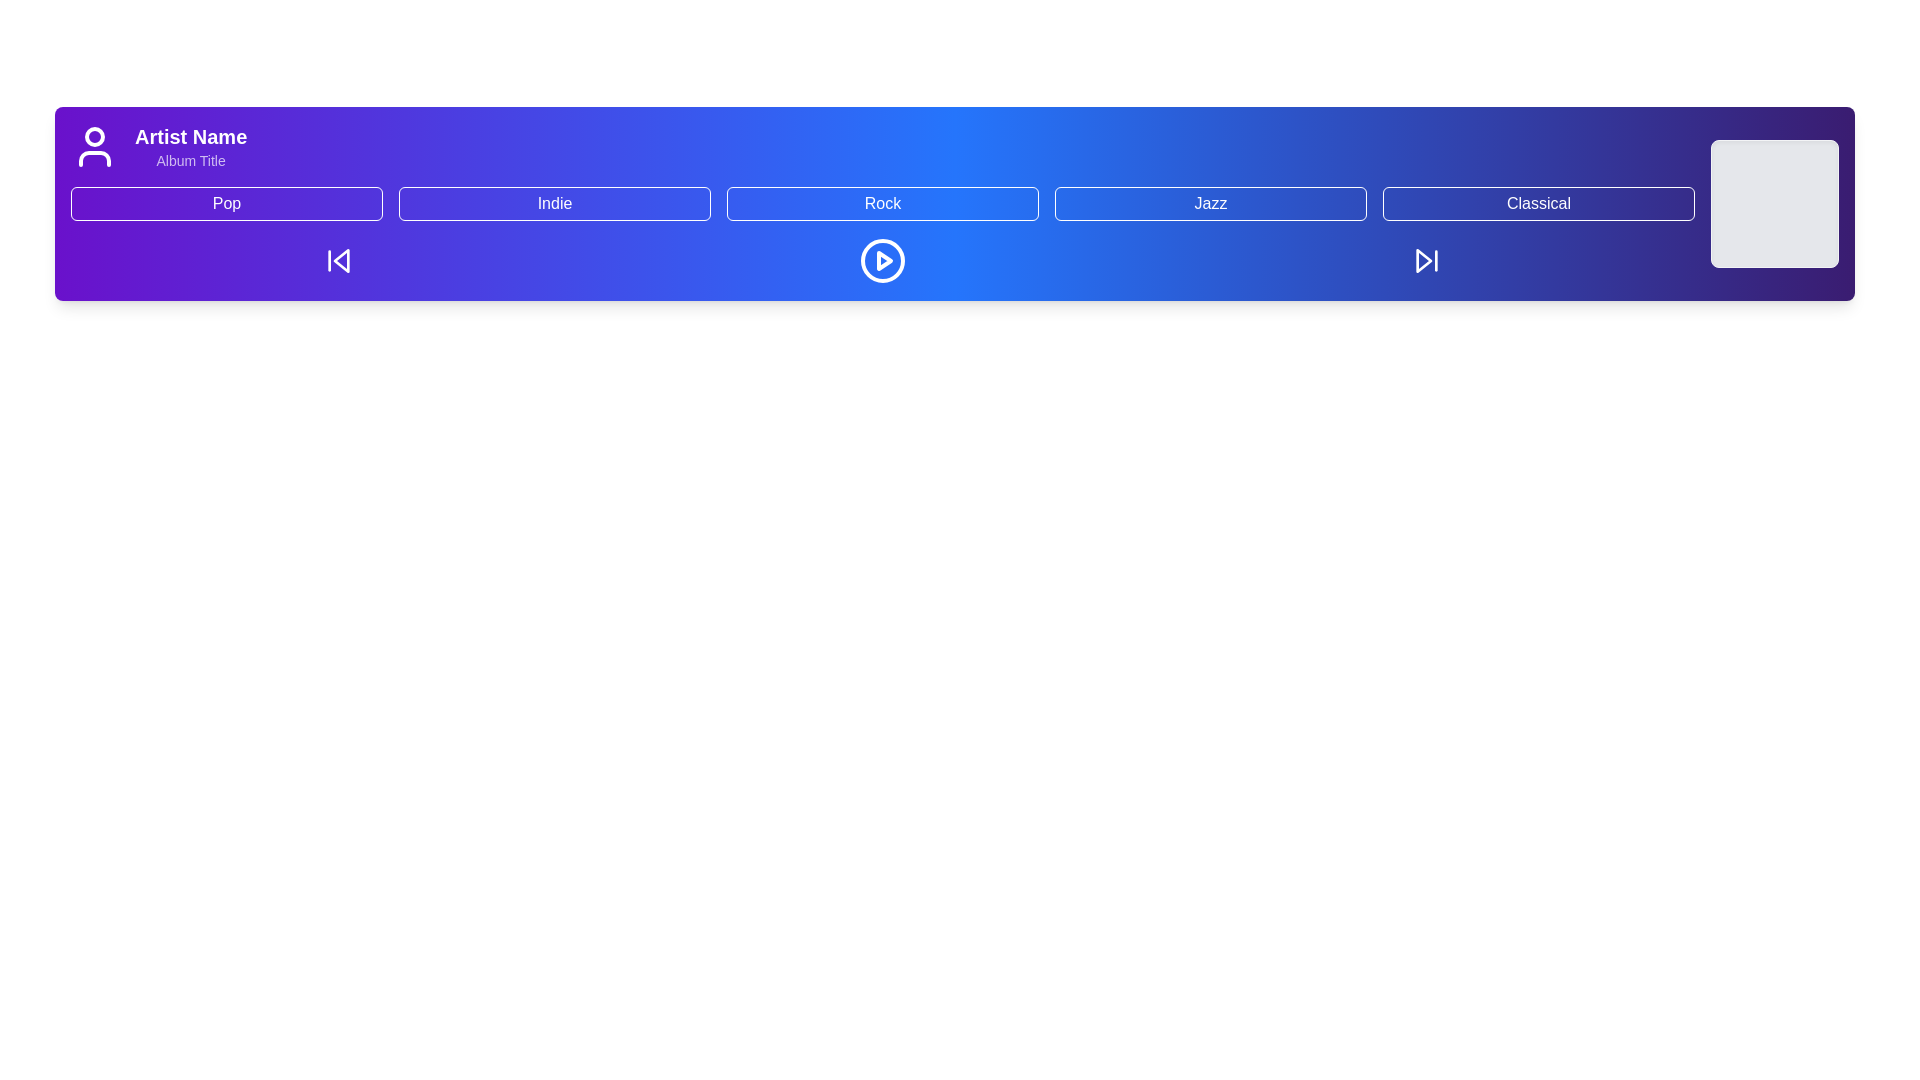 This screenshot has height=1080, width=1920. What do you see at coordinates (94, 157) in the screenshot?
I see `the user icon element, which is part of a vector graphic representing a simplified person outline, located below the head shape and adjacent to the text 'Artist Name' and 'Album Title'` at bounding box center [94, 157].